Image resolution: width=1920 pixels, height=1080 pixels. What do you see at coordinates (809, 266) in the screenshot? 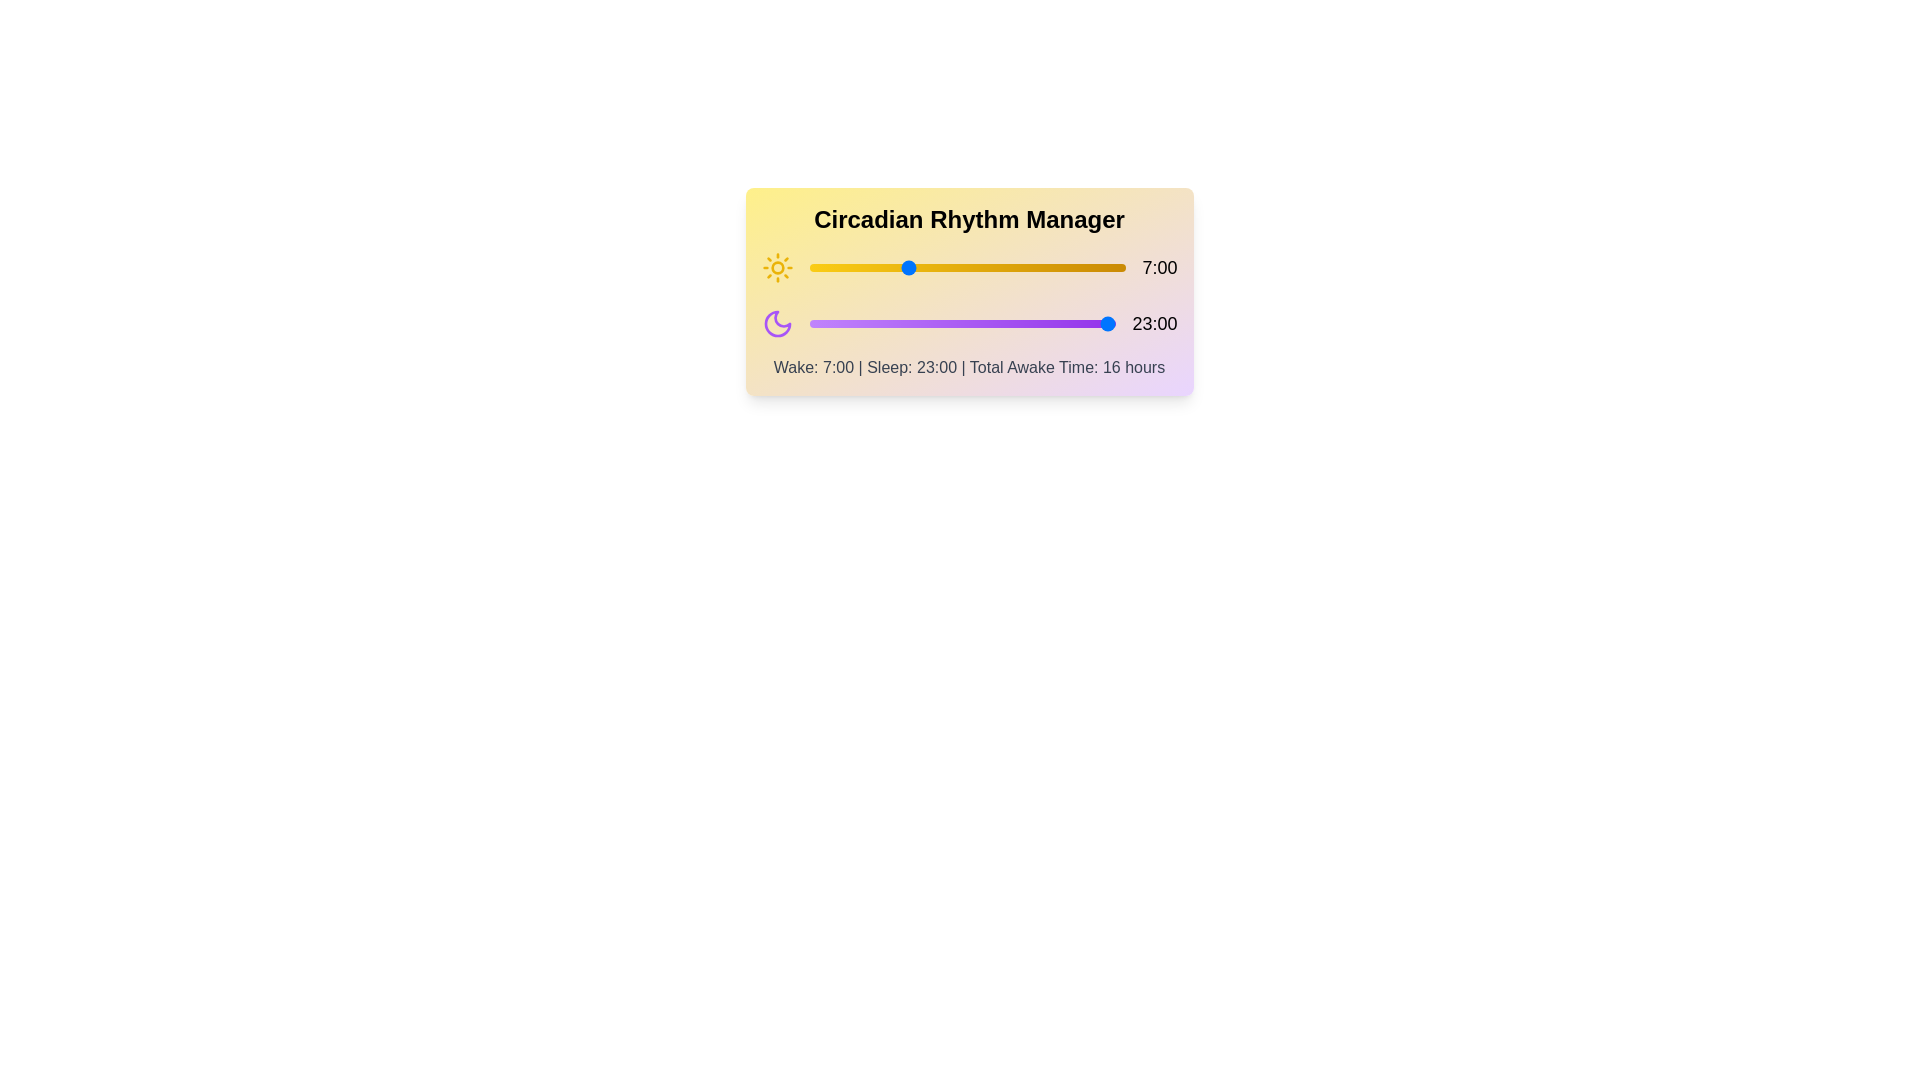
I see `the wake time slider to 0 hours` at bounding box center [809, 266].